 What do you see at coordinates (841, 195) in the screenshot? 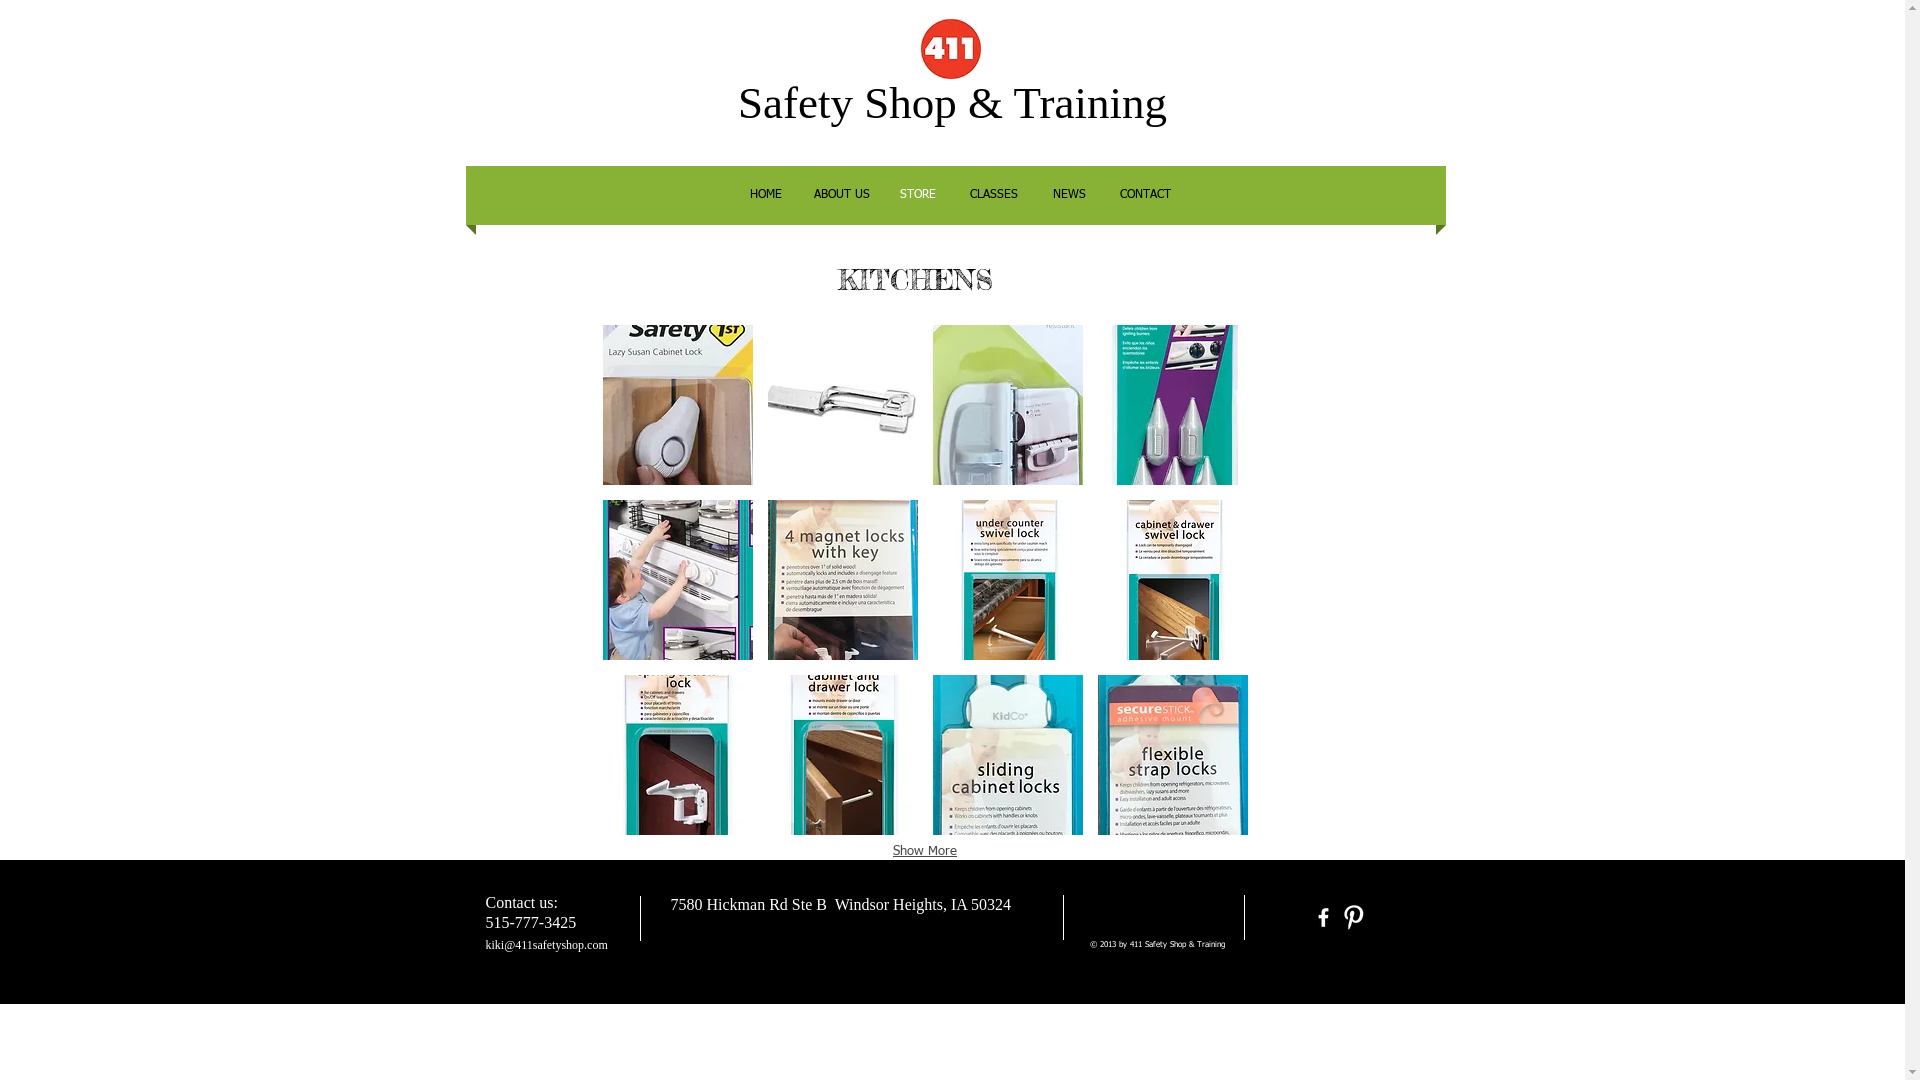
I see `'ABOUT US'` at bounding box center [841, 195].